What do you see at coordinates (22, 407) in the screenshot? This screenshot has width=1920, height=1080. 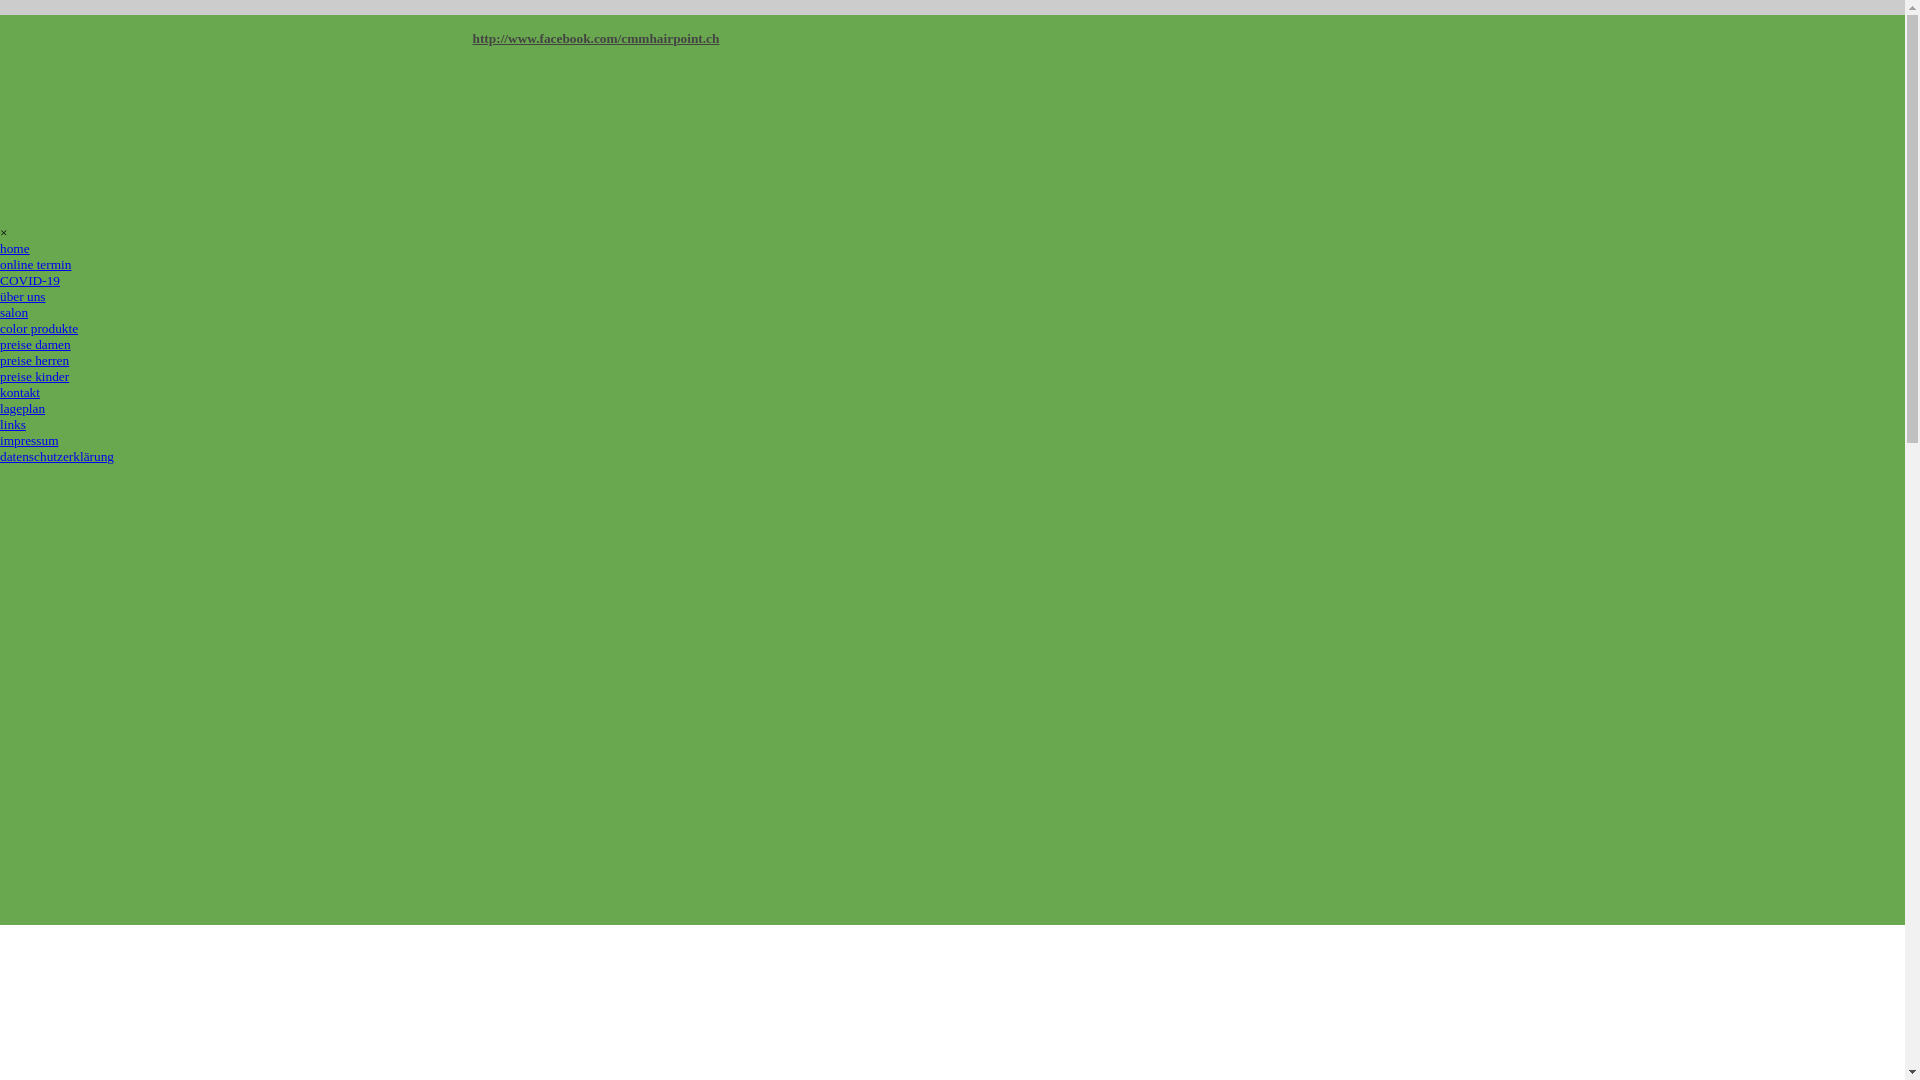 I see `'lageplan'` at bounding box center [22, 407].